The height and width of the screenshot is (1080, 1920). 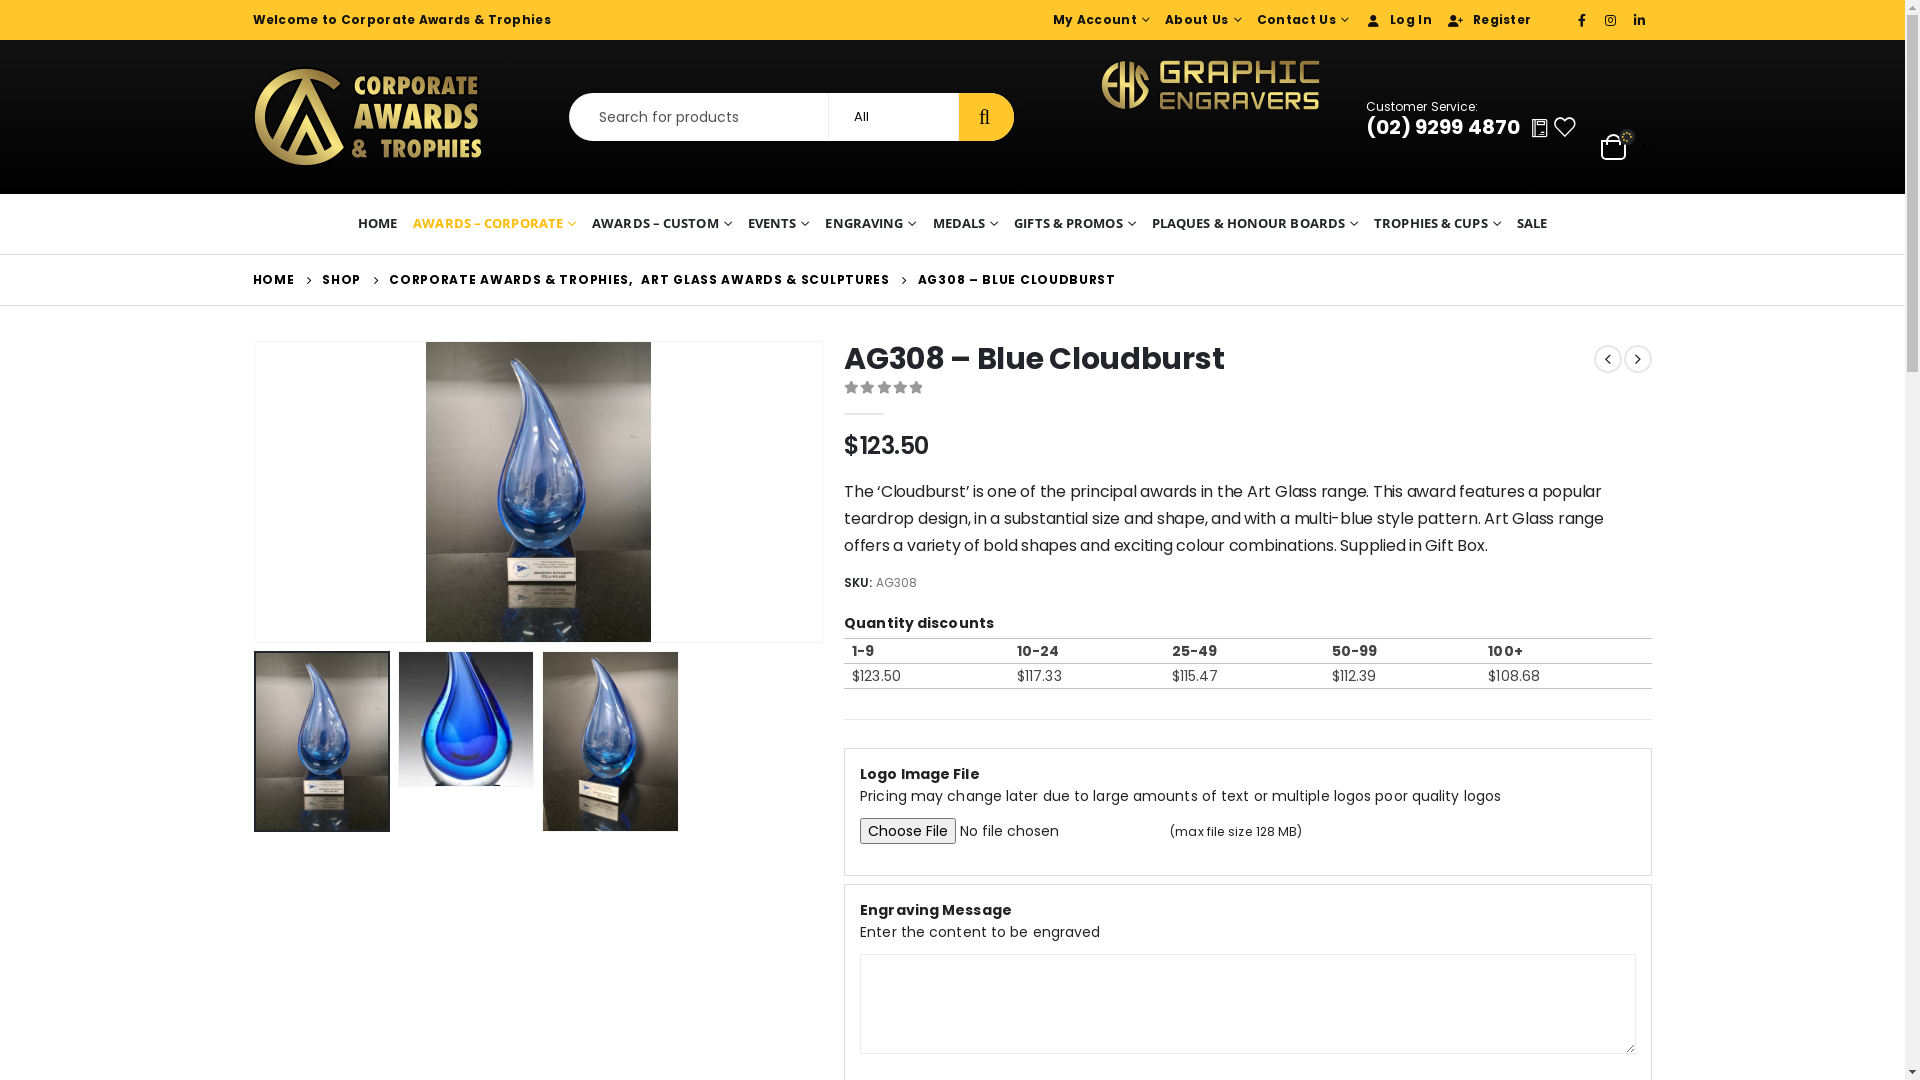 What do you see at coordinates (1640, 19) in the screenshot?
I see `'LinkedIn'` at bounding box center [1640, 19].